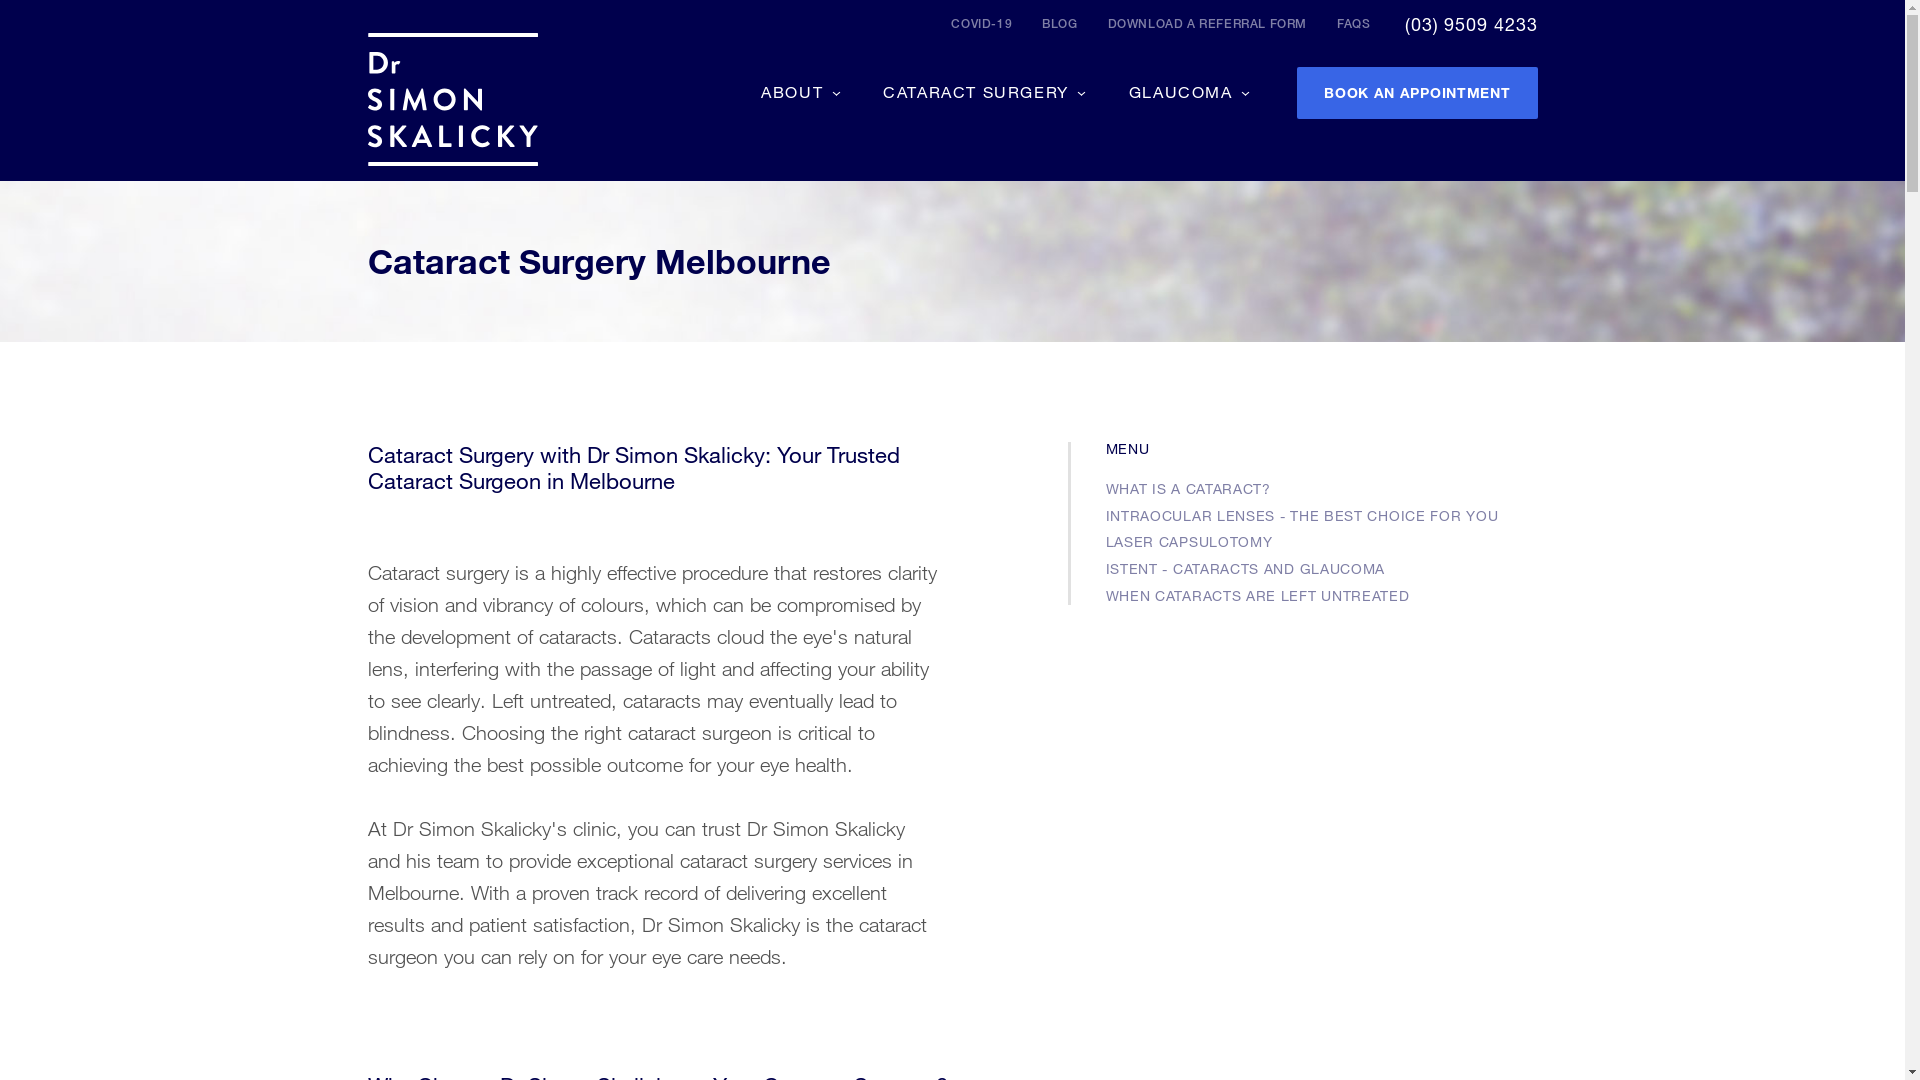 Image resolution: width=1920 pixels, height=1080 pixels. What do you see at coordinates (1256, 594) in the screenshot?
I see `'WHEN CATARACTS ARE LEFT UNTREATED'` at bounding box center [1256, 594].